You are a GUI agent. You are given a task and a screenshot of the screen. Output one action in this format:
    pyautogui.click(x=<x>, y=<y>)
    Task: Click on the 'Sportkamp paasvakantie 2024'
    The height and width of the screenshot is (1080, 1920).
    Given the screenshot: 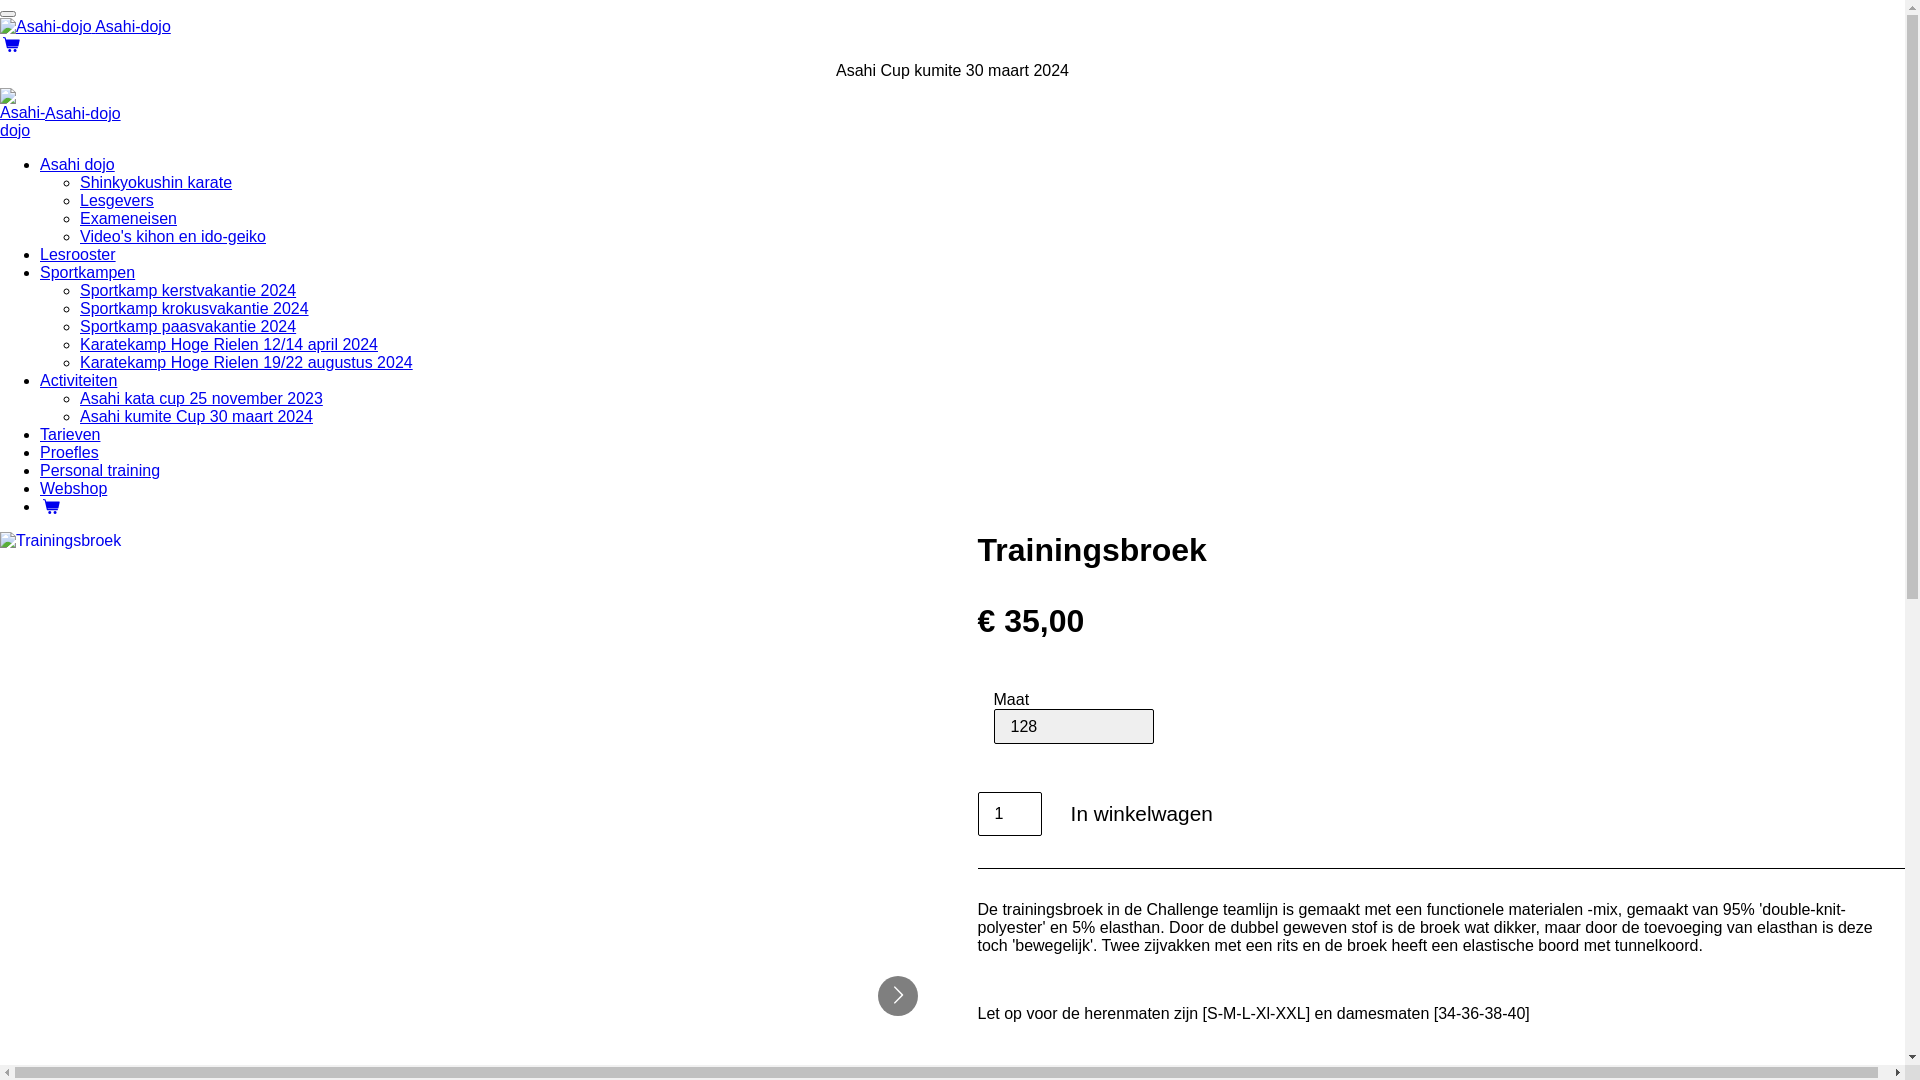 What is the action you would take?
    pyautogui.click(x=80, y=325)
    